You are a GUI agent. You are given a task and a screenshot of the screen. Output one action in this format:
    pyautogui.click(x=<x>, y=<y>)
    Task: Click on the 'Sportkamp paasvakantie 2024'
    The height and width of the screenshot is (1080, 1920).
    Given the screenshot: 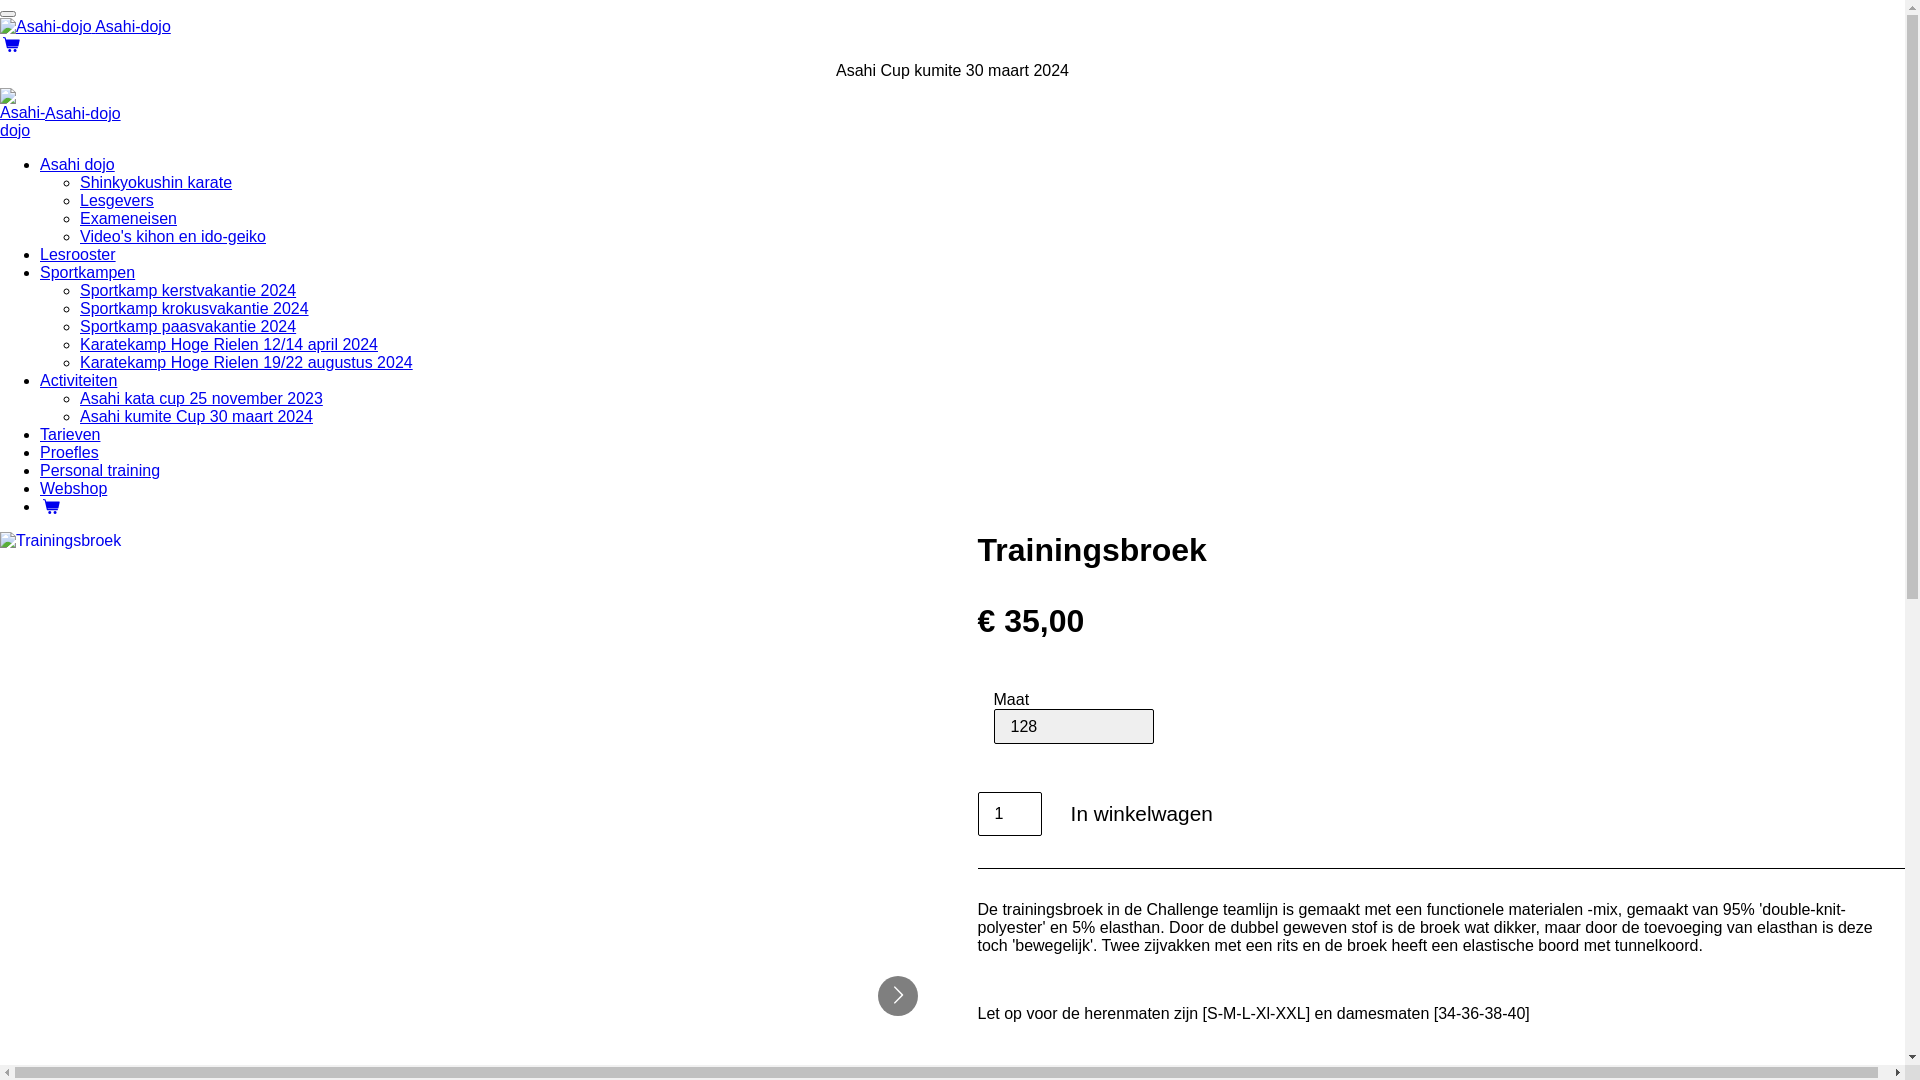 What is the action you would take?
    pyautogui.click(x=80, y=325)
    